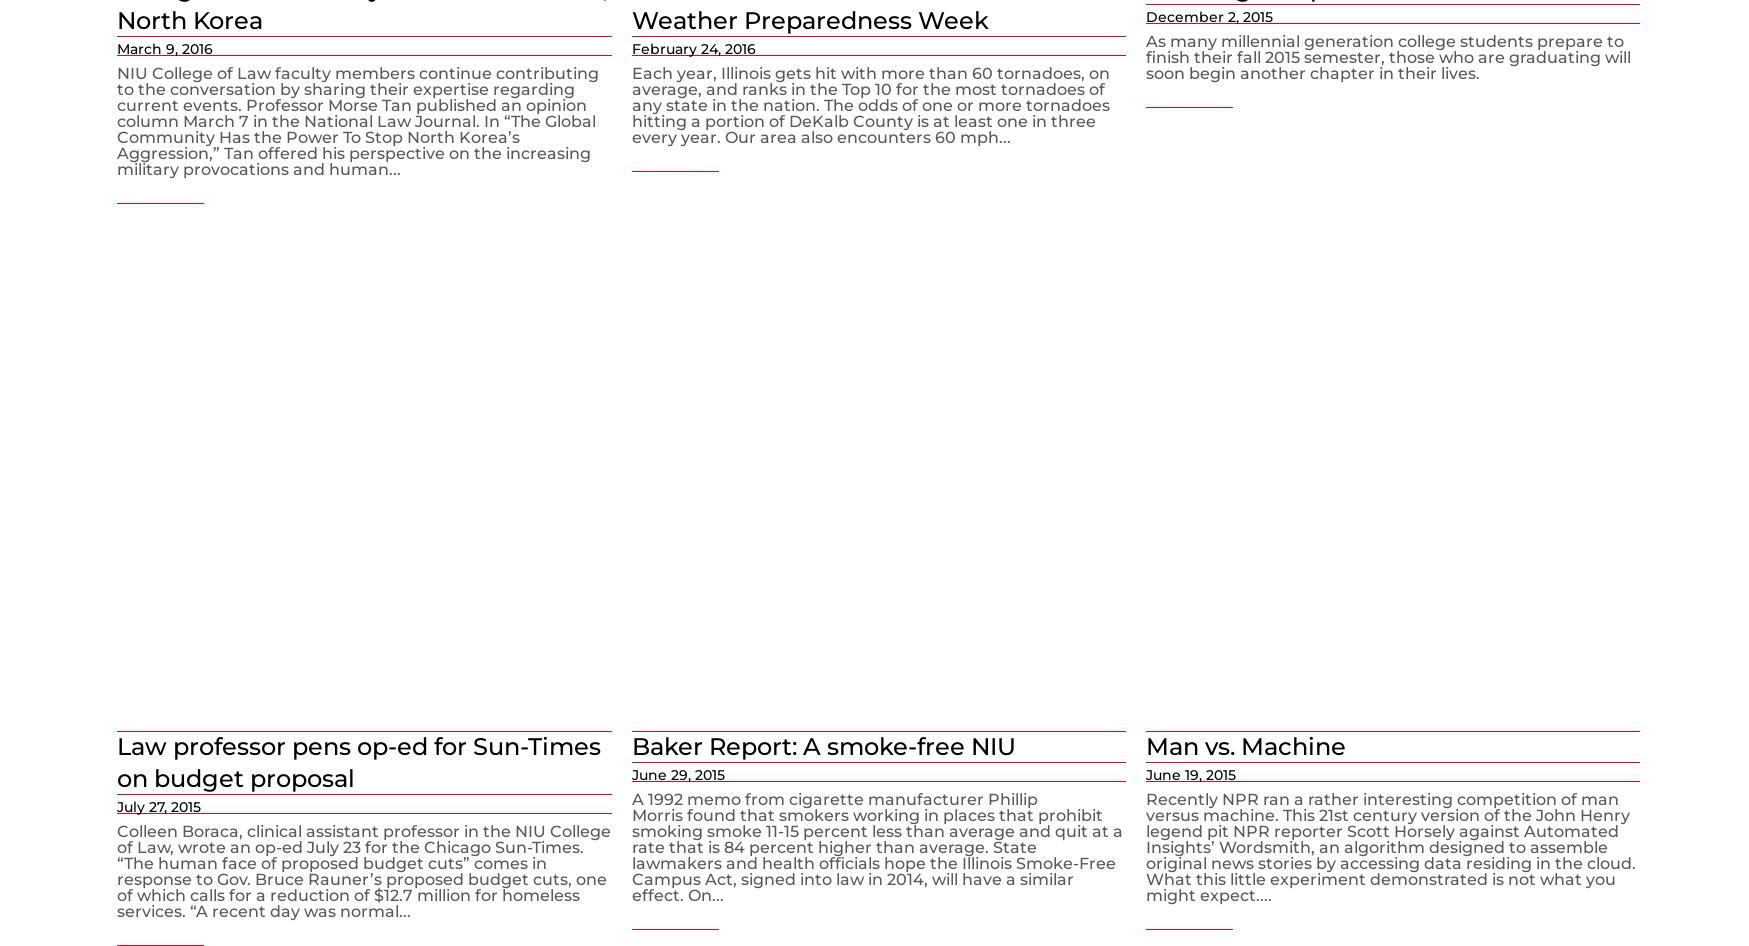 This screenshot has width=1749, height=946. What do you see at coordinates (822, 744) in the screenshot?
I see `'Baker Report: A smoke-free NIU'` at bounding box center [822, 744].